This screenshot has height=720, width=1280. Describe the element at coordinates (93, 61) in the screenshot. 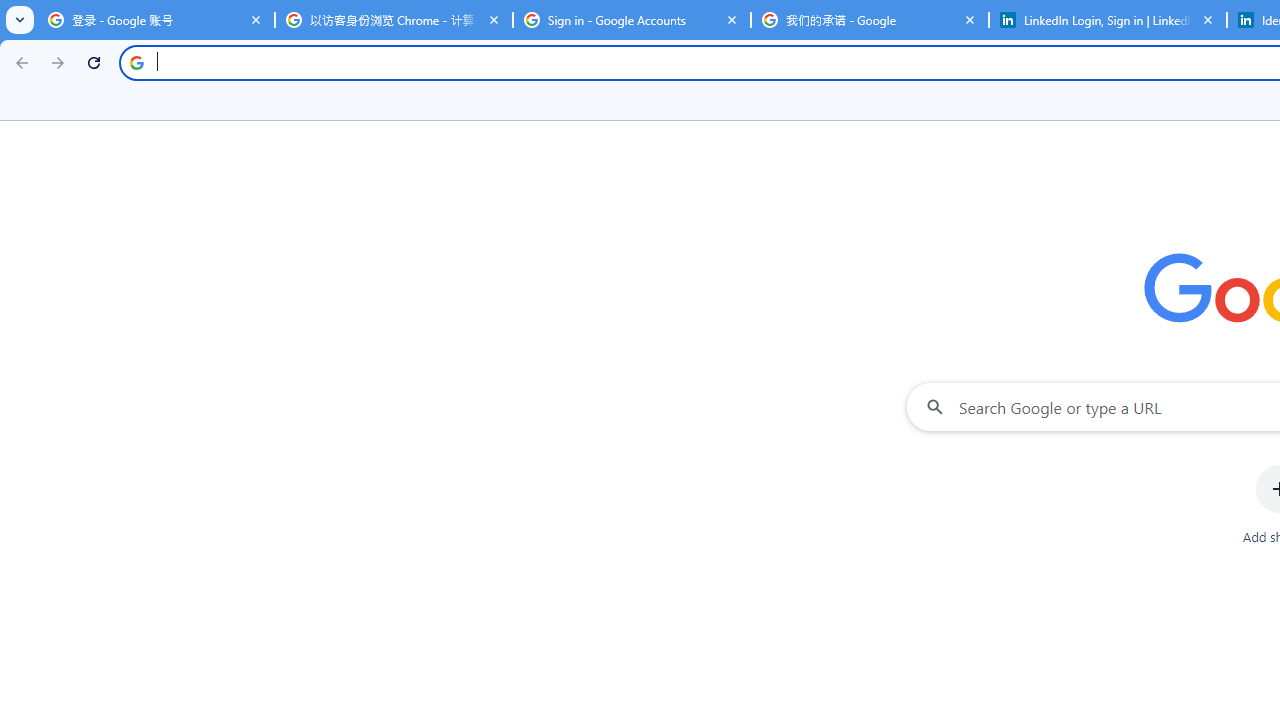

I see `'Reload'` at that location.